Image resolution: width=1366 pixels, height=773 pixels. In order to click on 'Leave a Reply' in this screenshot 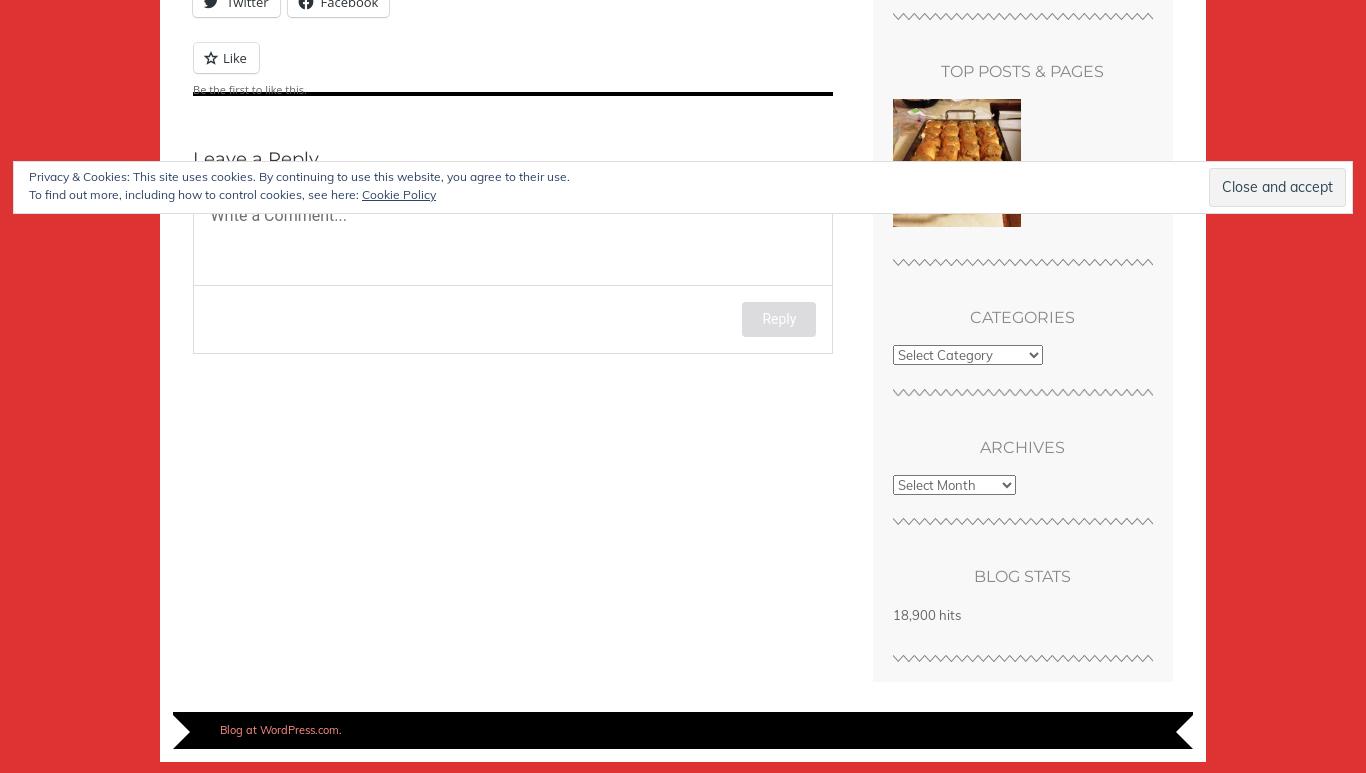, I will do `click(255, 158)`.